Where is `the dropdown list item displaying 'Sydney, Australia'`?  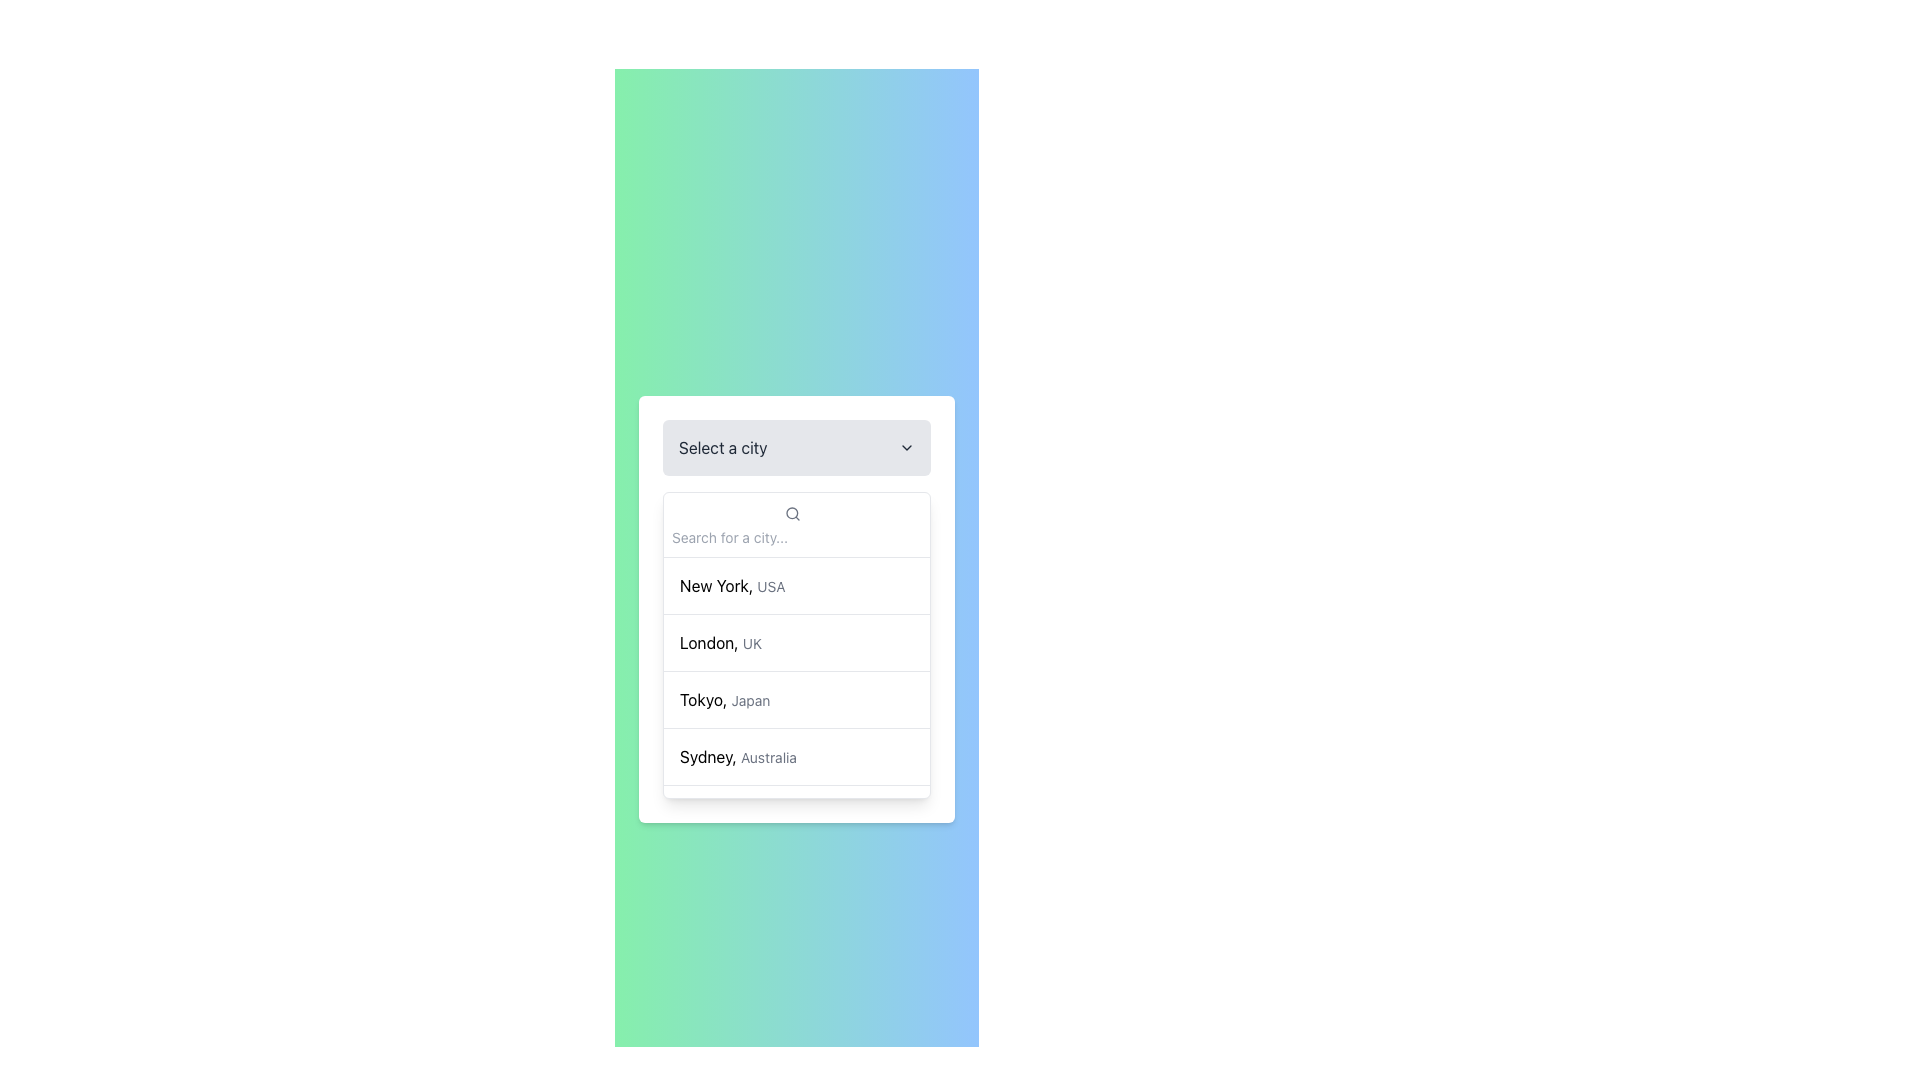 the dropdown list item displaying 'Sydney, Australia' is located at coordinates (737, 756).